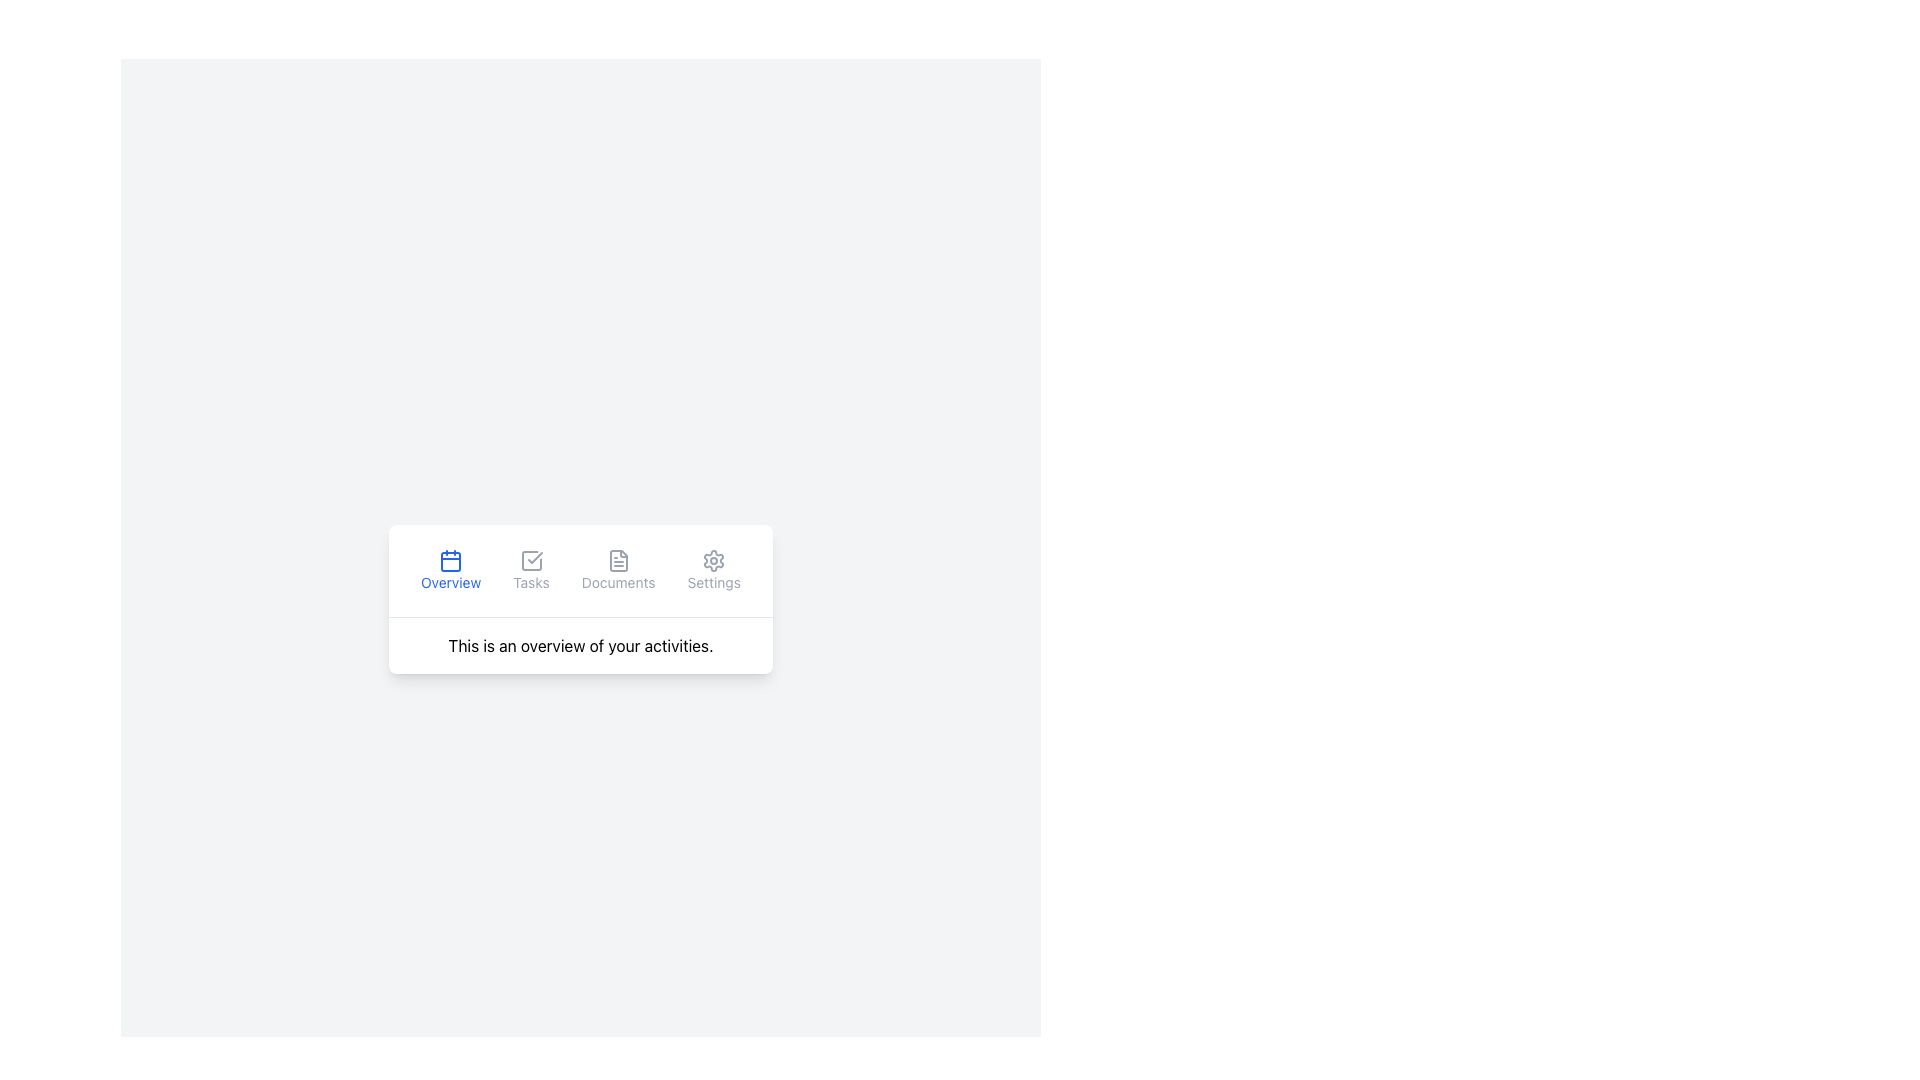  Describe the element at coordinates (714, 559) in the screenshot. I see `the gear-shaped icon located in the 'Settings' tab of the navigation bar` at that location.